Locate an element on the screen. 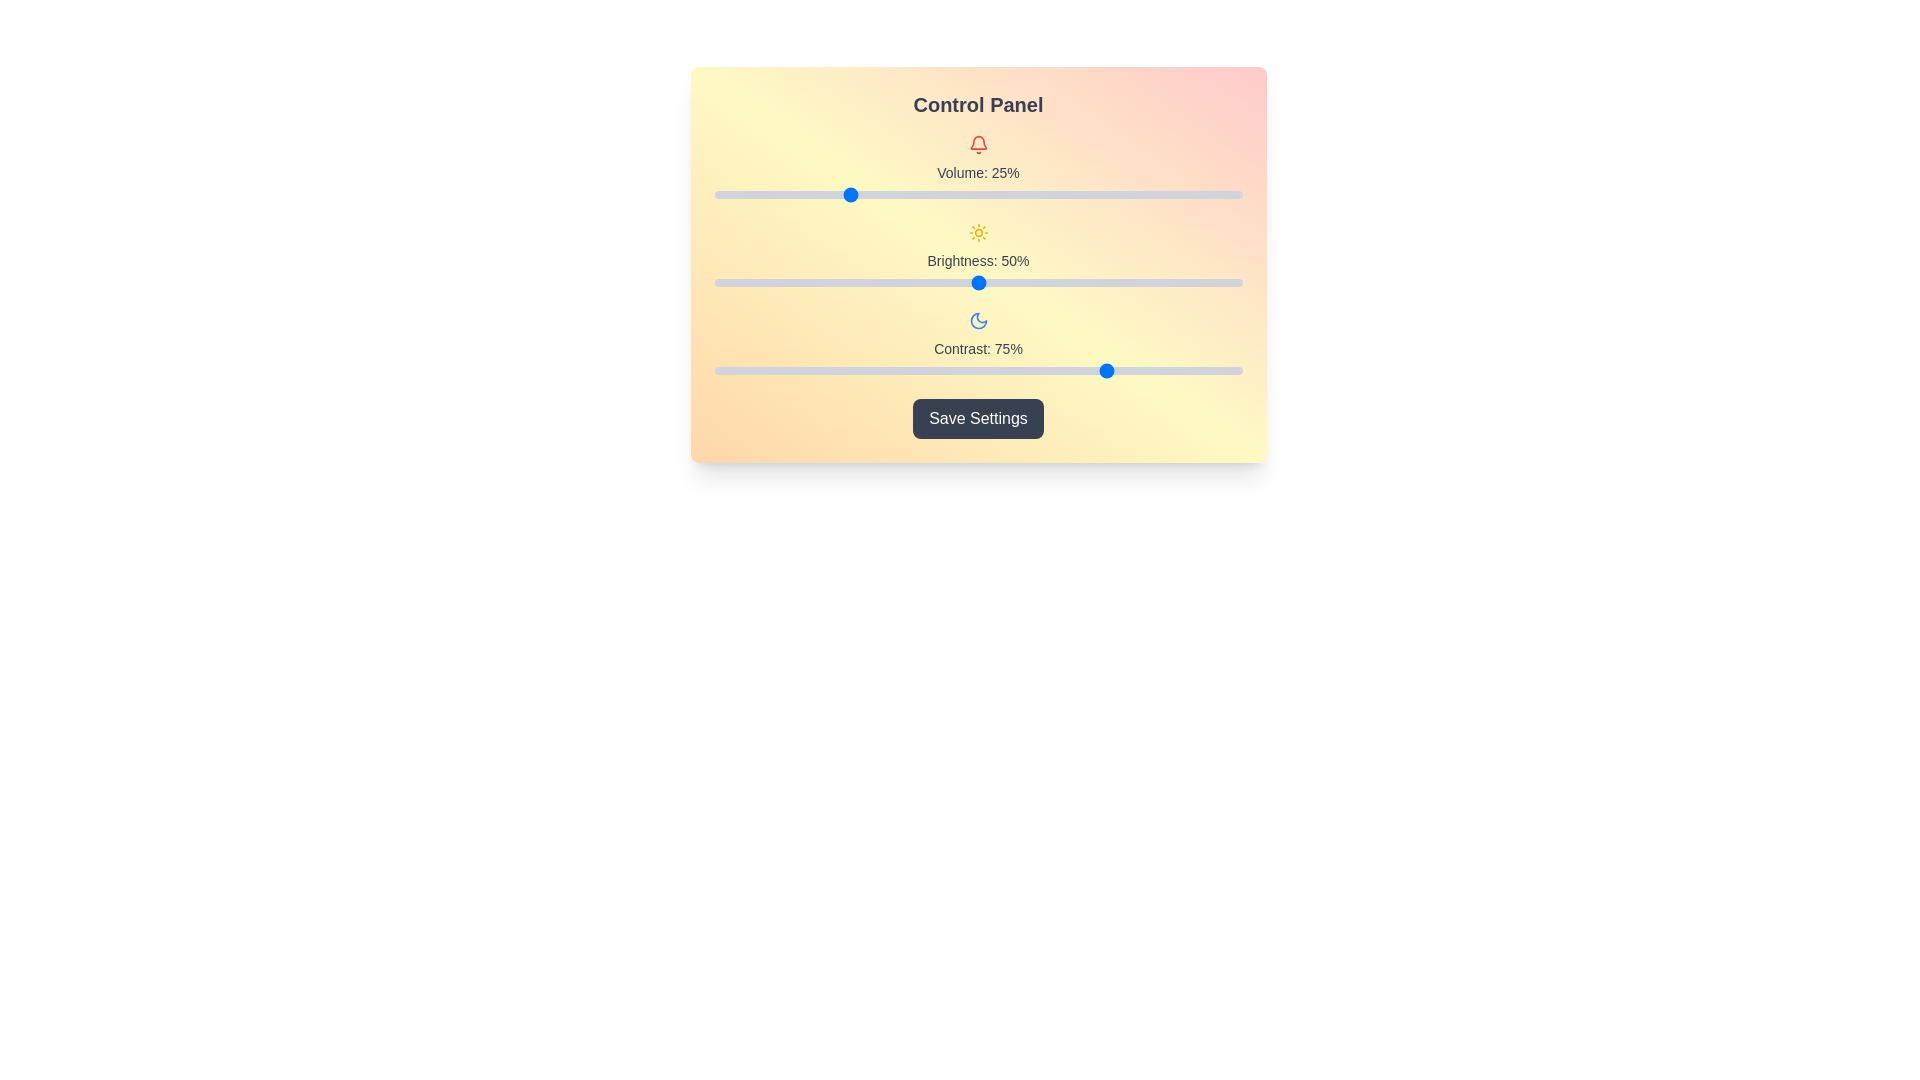  brightness is located at coordinates (1093, 282).